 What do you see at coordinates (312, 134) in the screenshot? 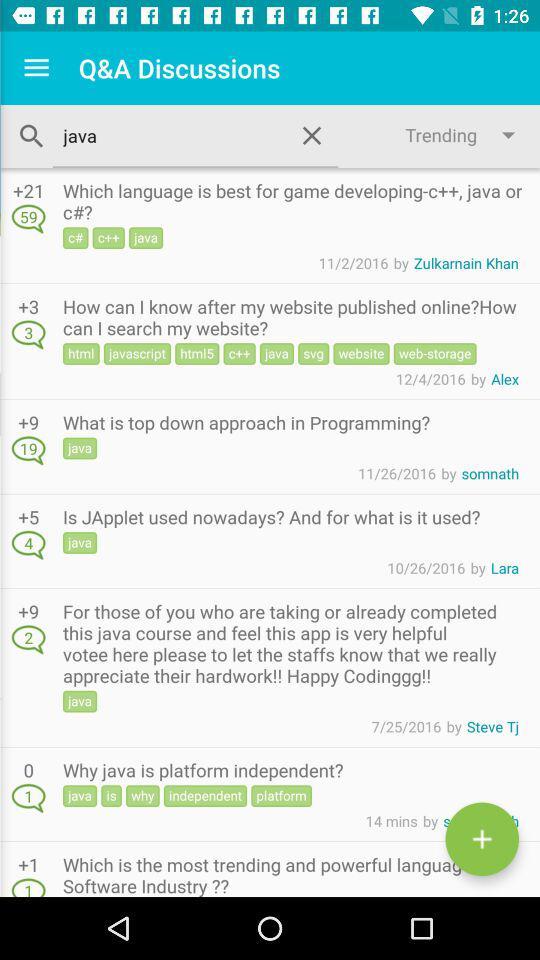
I see `the close icon` at bounding box center [312, 134].